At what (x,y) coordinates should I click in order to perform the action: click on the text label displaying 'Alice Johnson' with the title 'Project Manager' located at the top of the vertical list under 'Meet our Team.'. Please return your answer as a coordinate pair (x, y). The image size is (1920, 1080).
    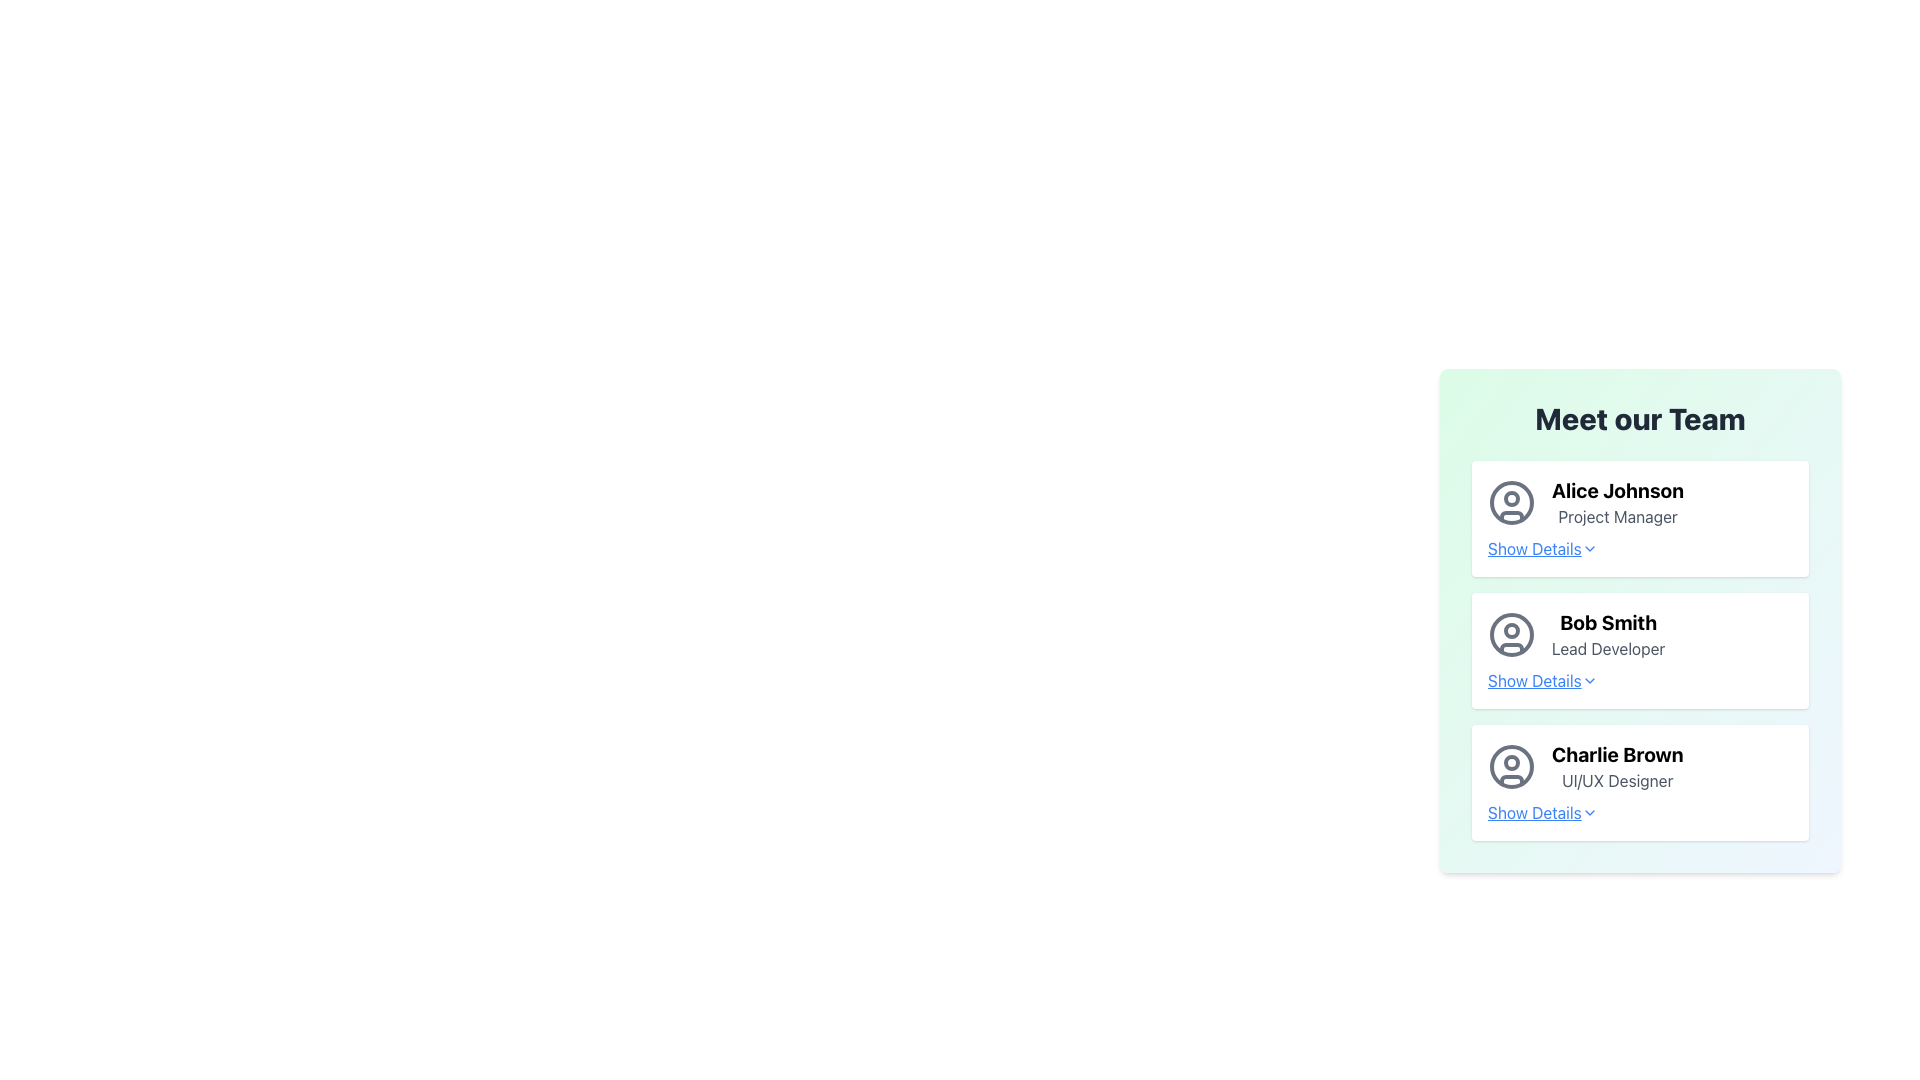
    Looking at the image, I should click on (1617, 501).